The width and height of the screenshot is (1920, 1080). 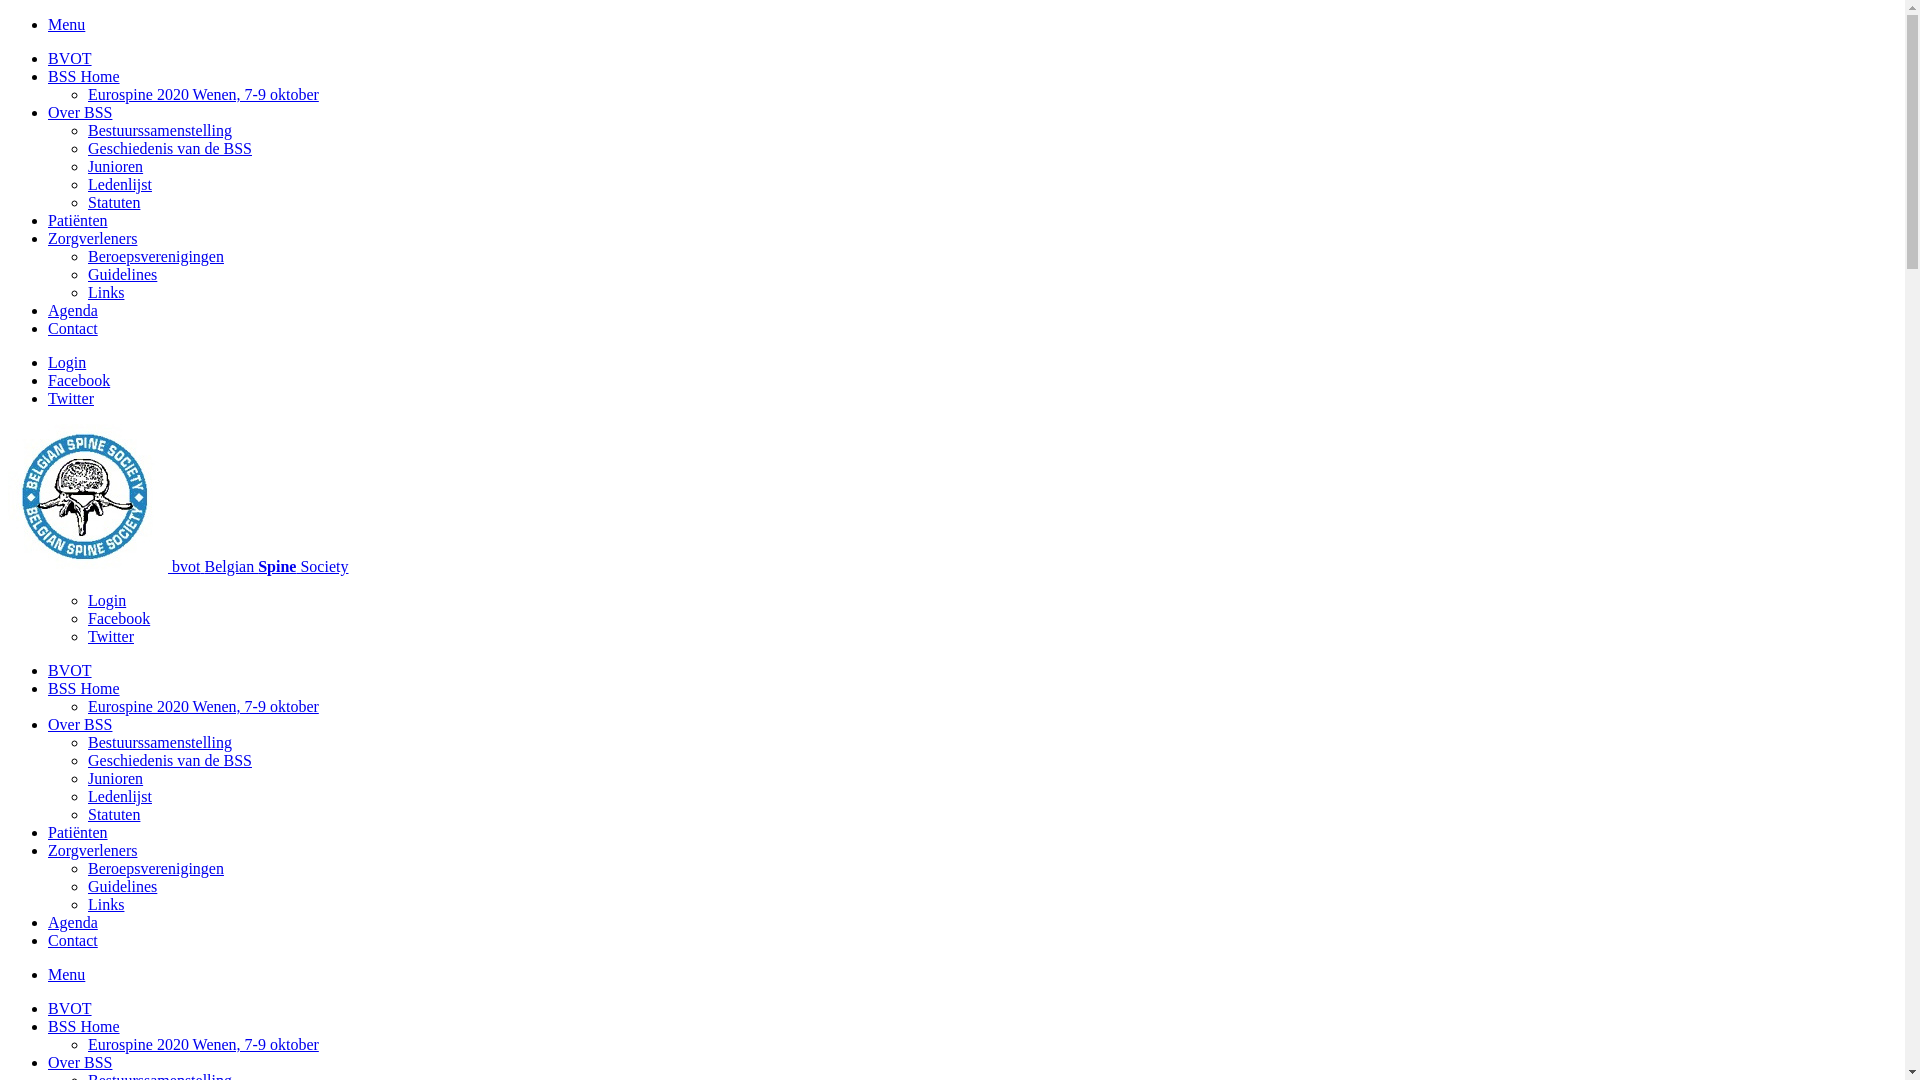 What do you see at coordinates (82, 687) in the screenshot?
I see `'BSS Home'` at bounding box center [82, 687].